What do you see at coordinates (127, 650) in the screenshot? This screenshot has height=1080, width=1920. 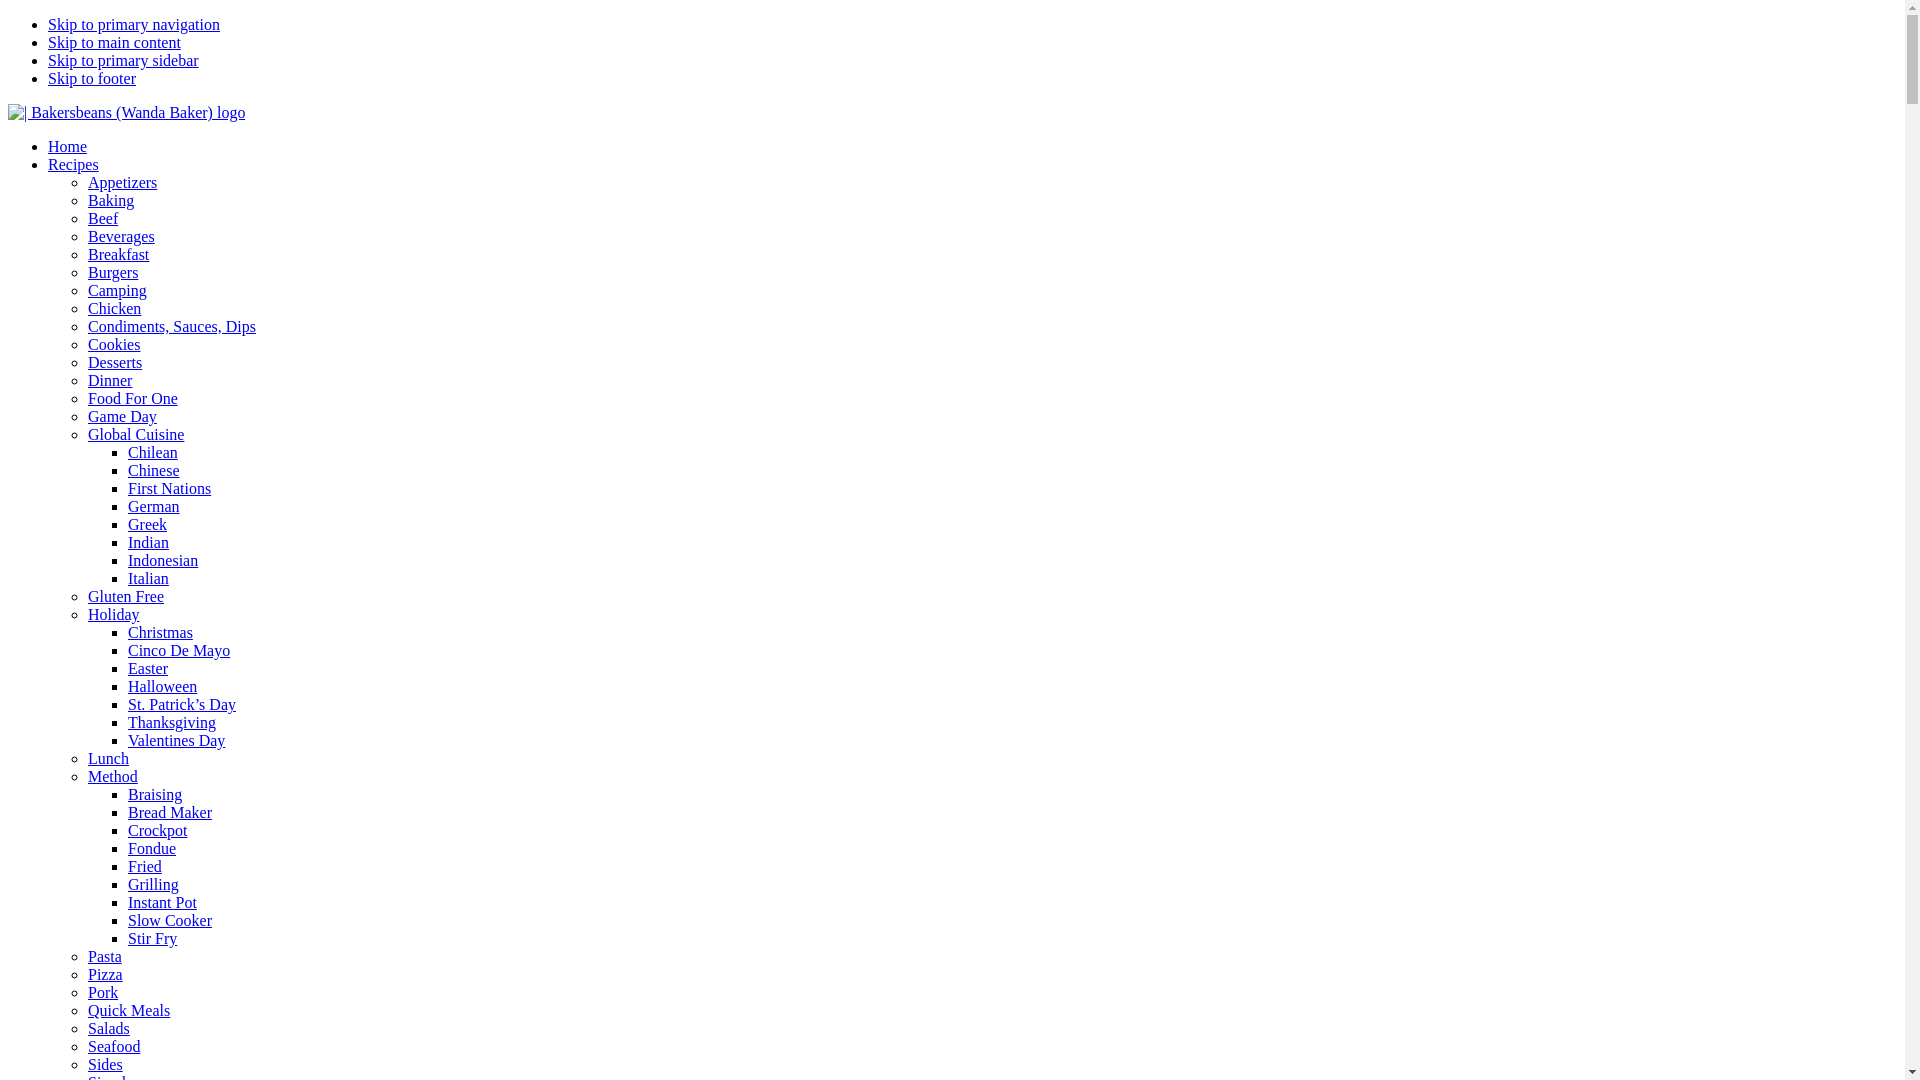 I see `'Cinco De Mayo'` at bounding box center [127, 650].